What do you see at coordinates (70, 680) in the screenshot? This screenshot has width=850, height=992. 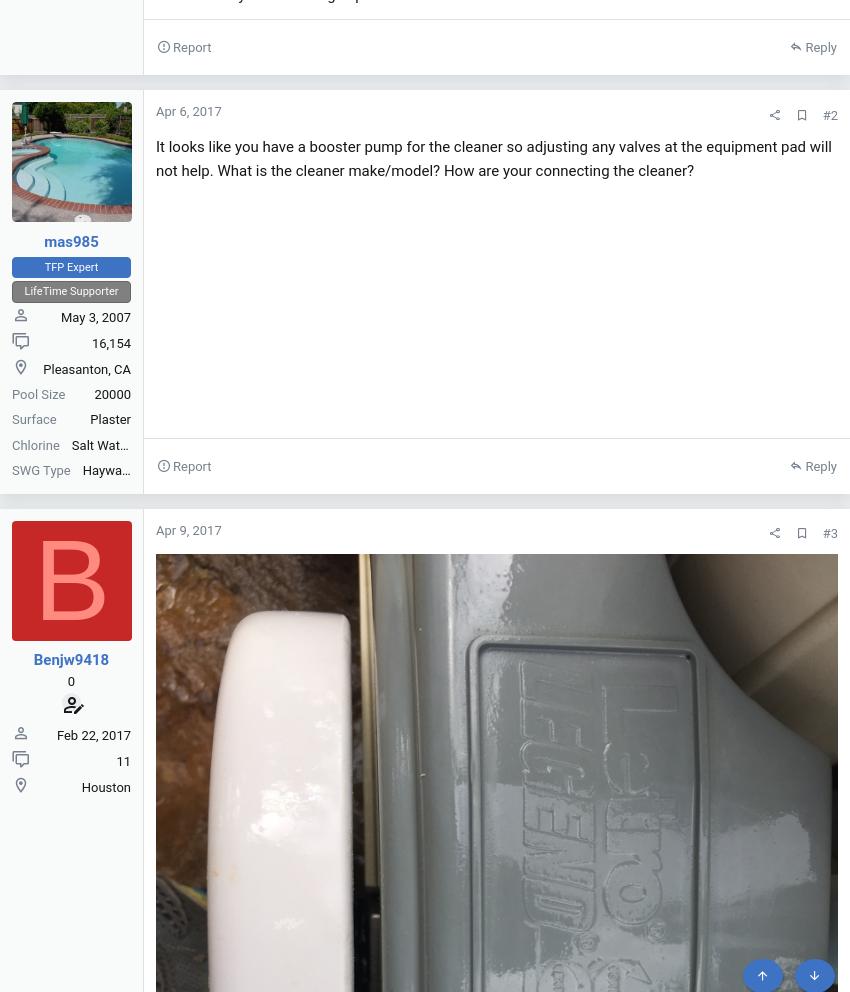 I see `'0'` at bounding box center [70, 680].